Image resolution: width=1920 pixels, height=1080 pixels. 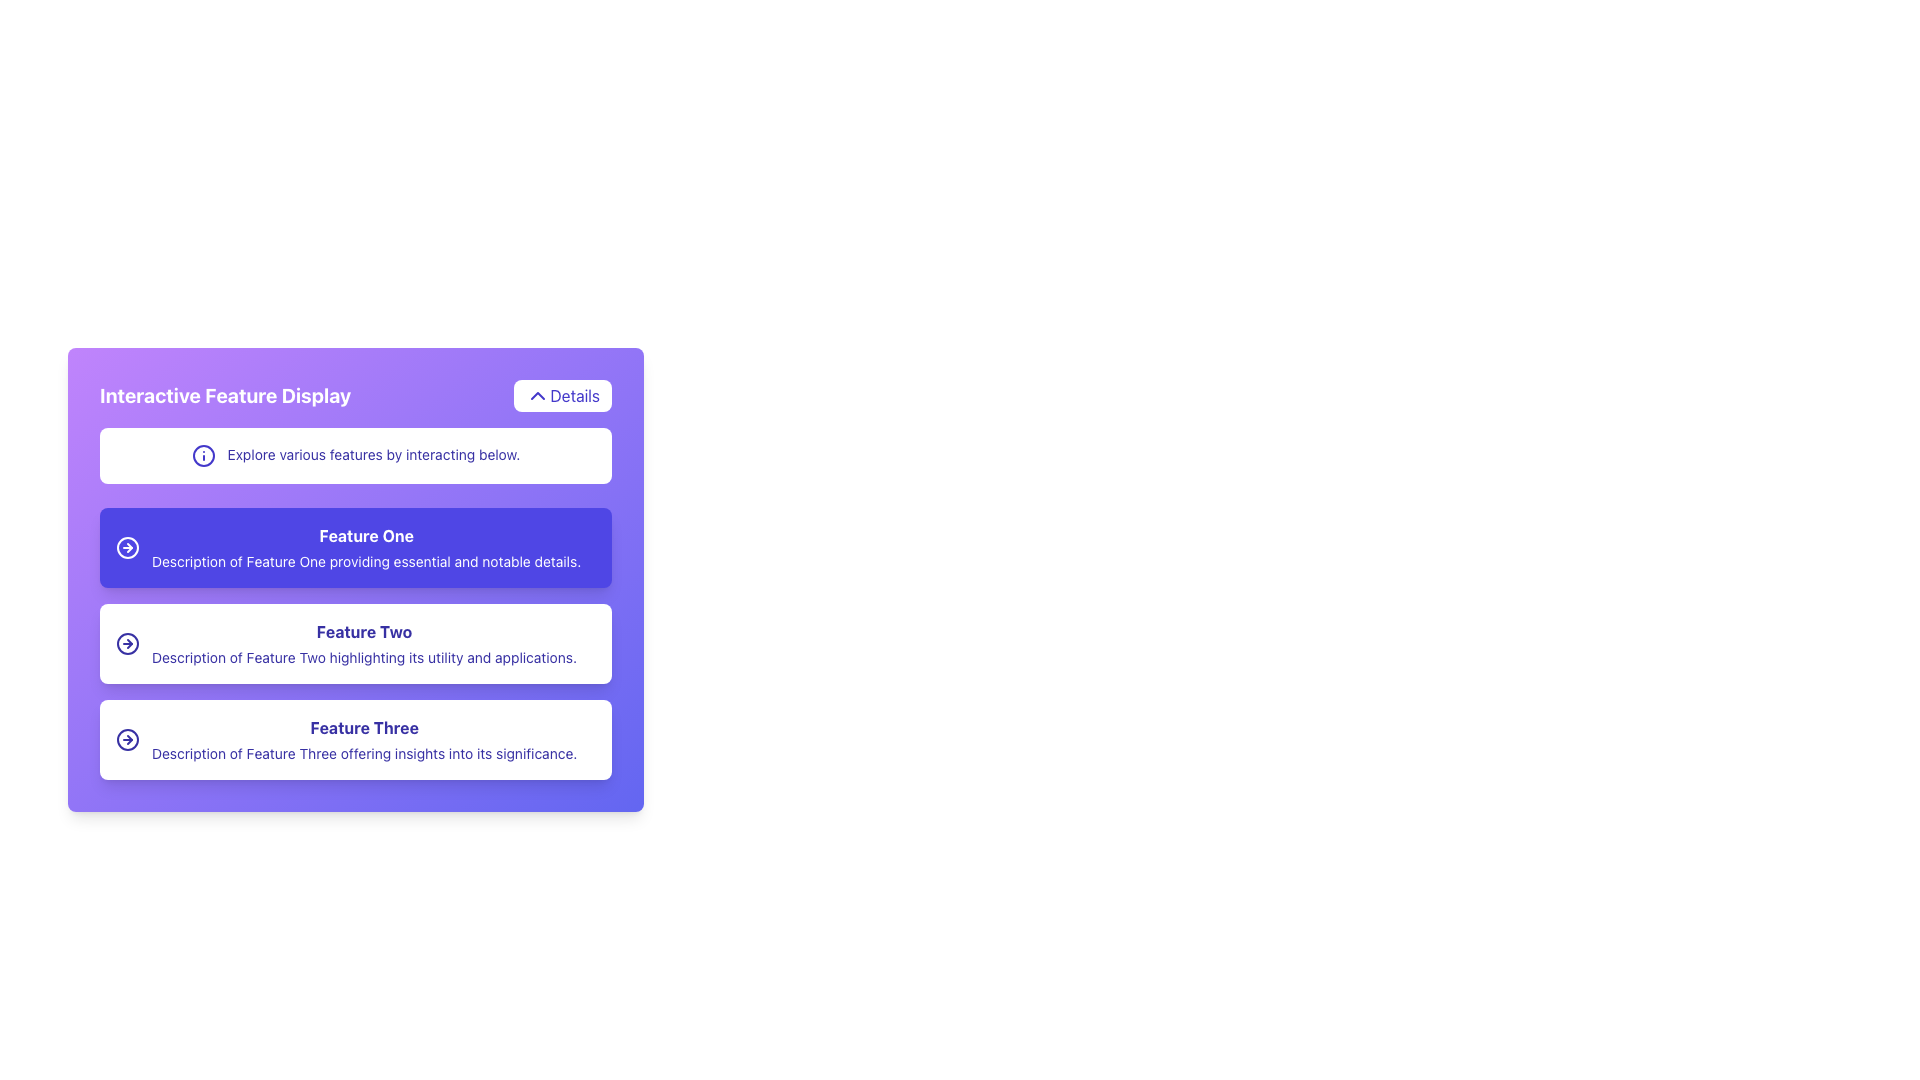 I want to click on the informational list item for 'Feature Two', so click(x=355, y=644).